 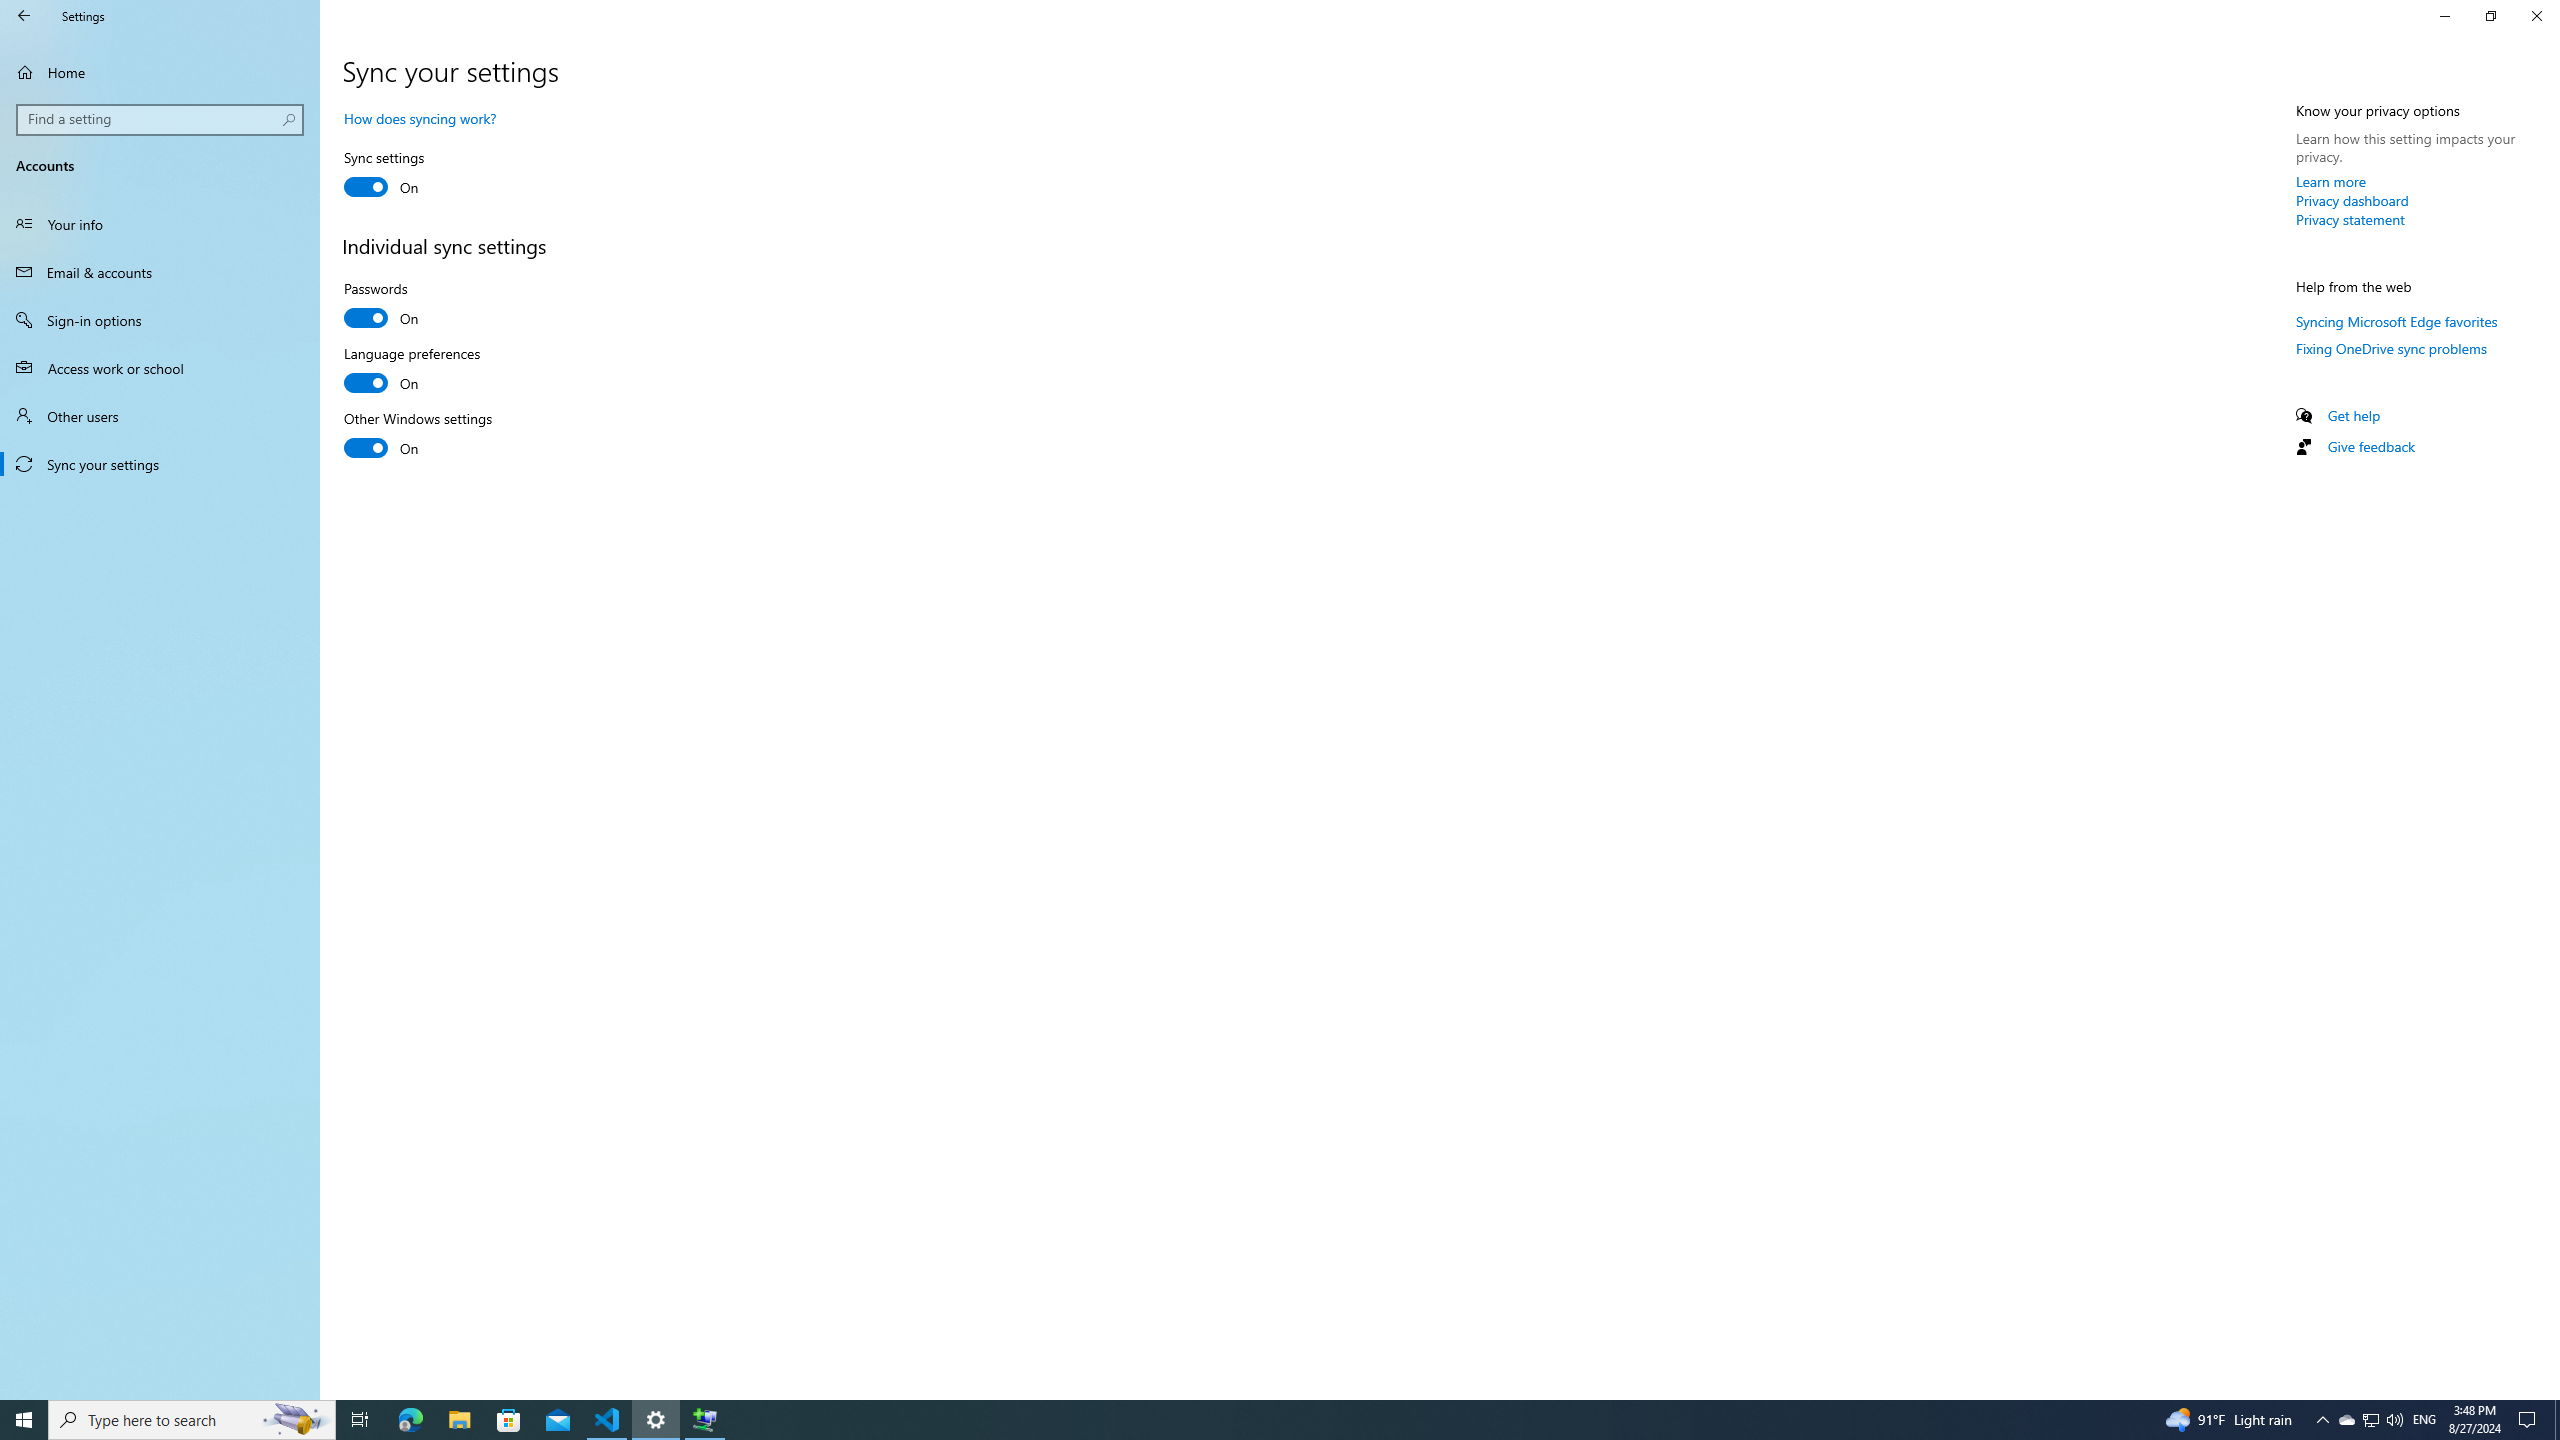 I want to click on 'Other users', so click(x=159, y=415).